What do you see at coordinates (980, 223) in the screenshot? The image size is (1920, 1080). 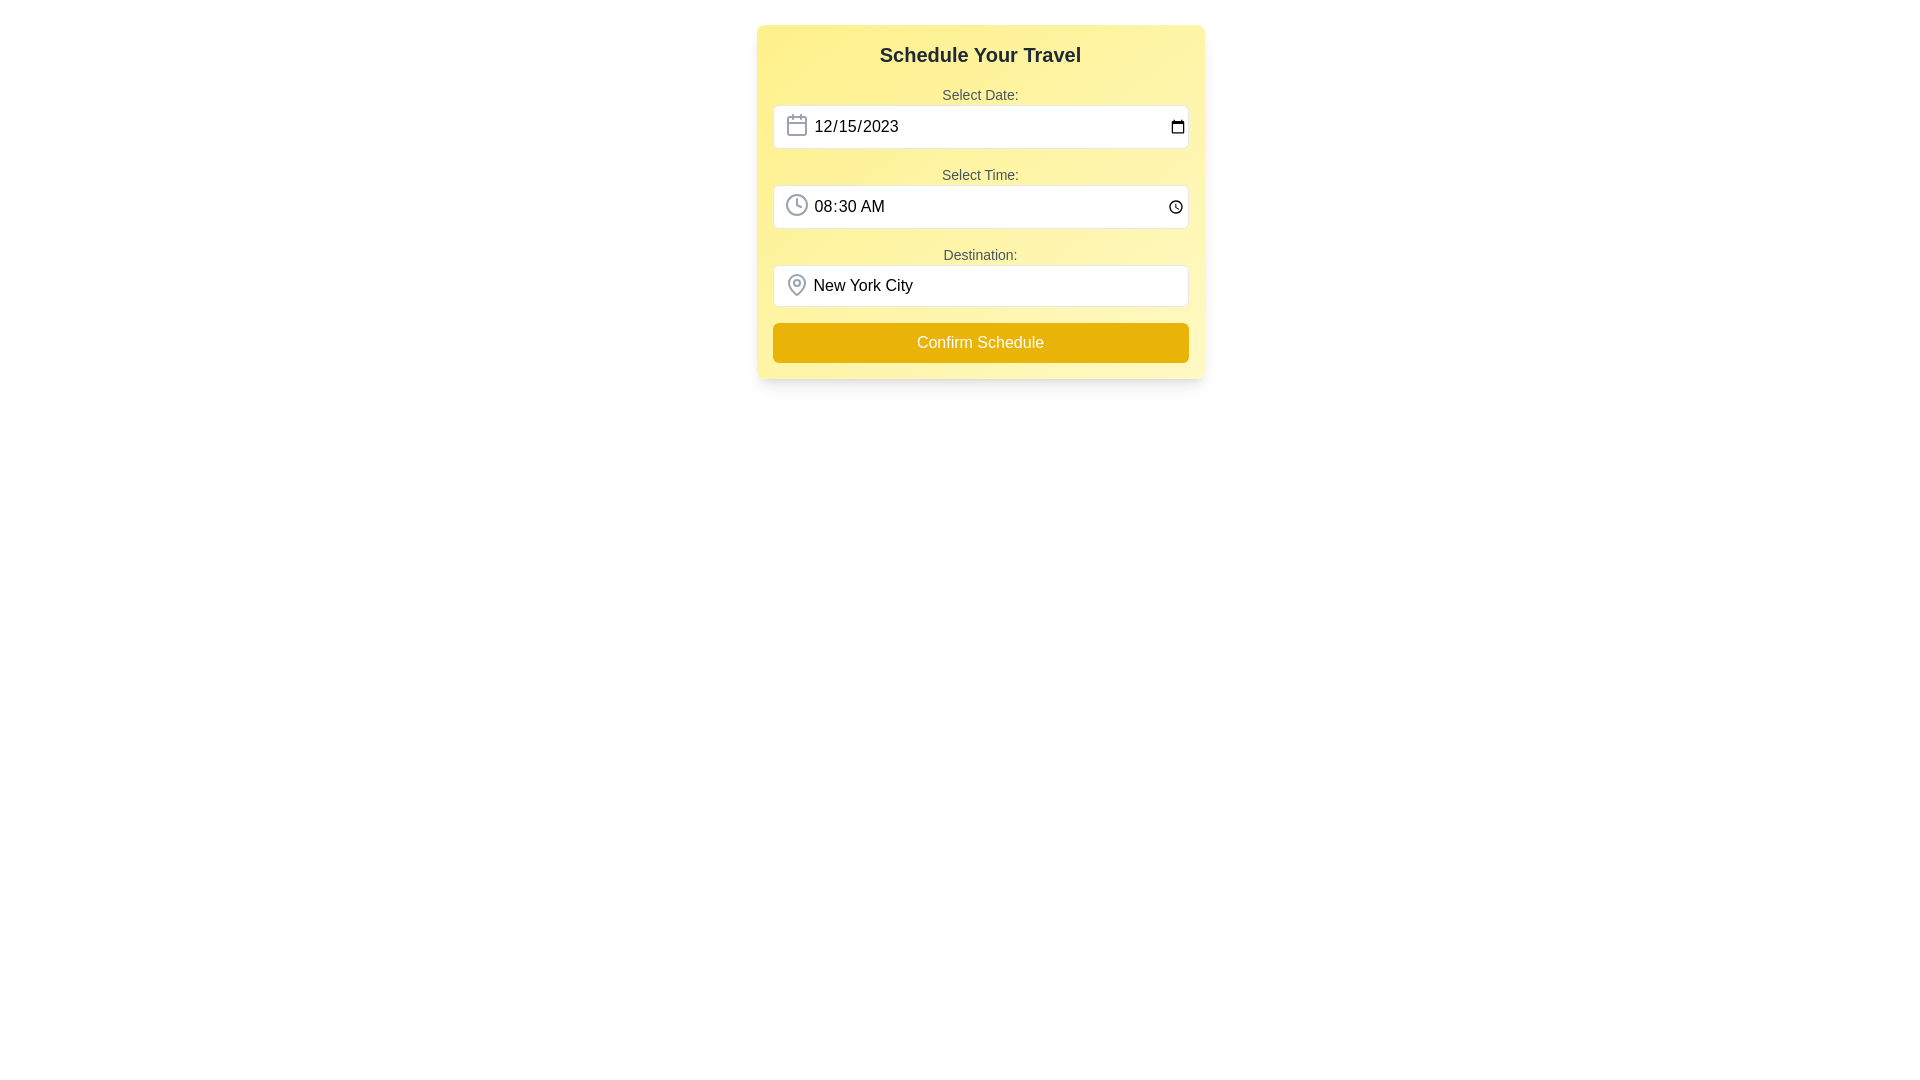 I see `the form section containing 'Select Date:', 'Select Time:', and 'Destination:' labels, which is centrally located in the card interface` at bounding box center [980, 223].